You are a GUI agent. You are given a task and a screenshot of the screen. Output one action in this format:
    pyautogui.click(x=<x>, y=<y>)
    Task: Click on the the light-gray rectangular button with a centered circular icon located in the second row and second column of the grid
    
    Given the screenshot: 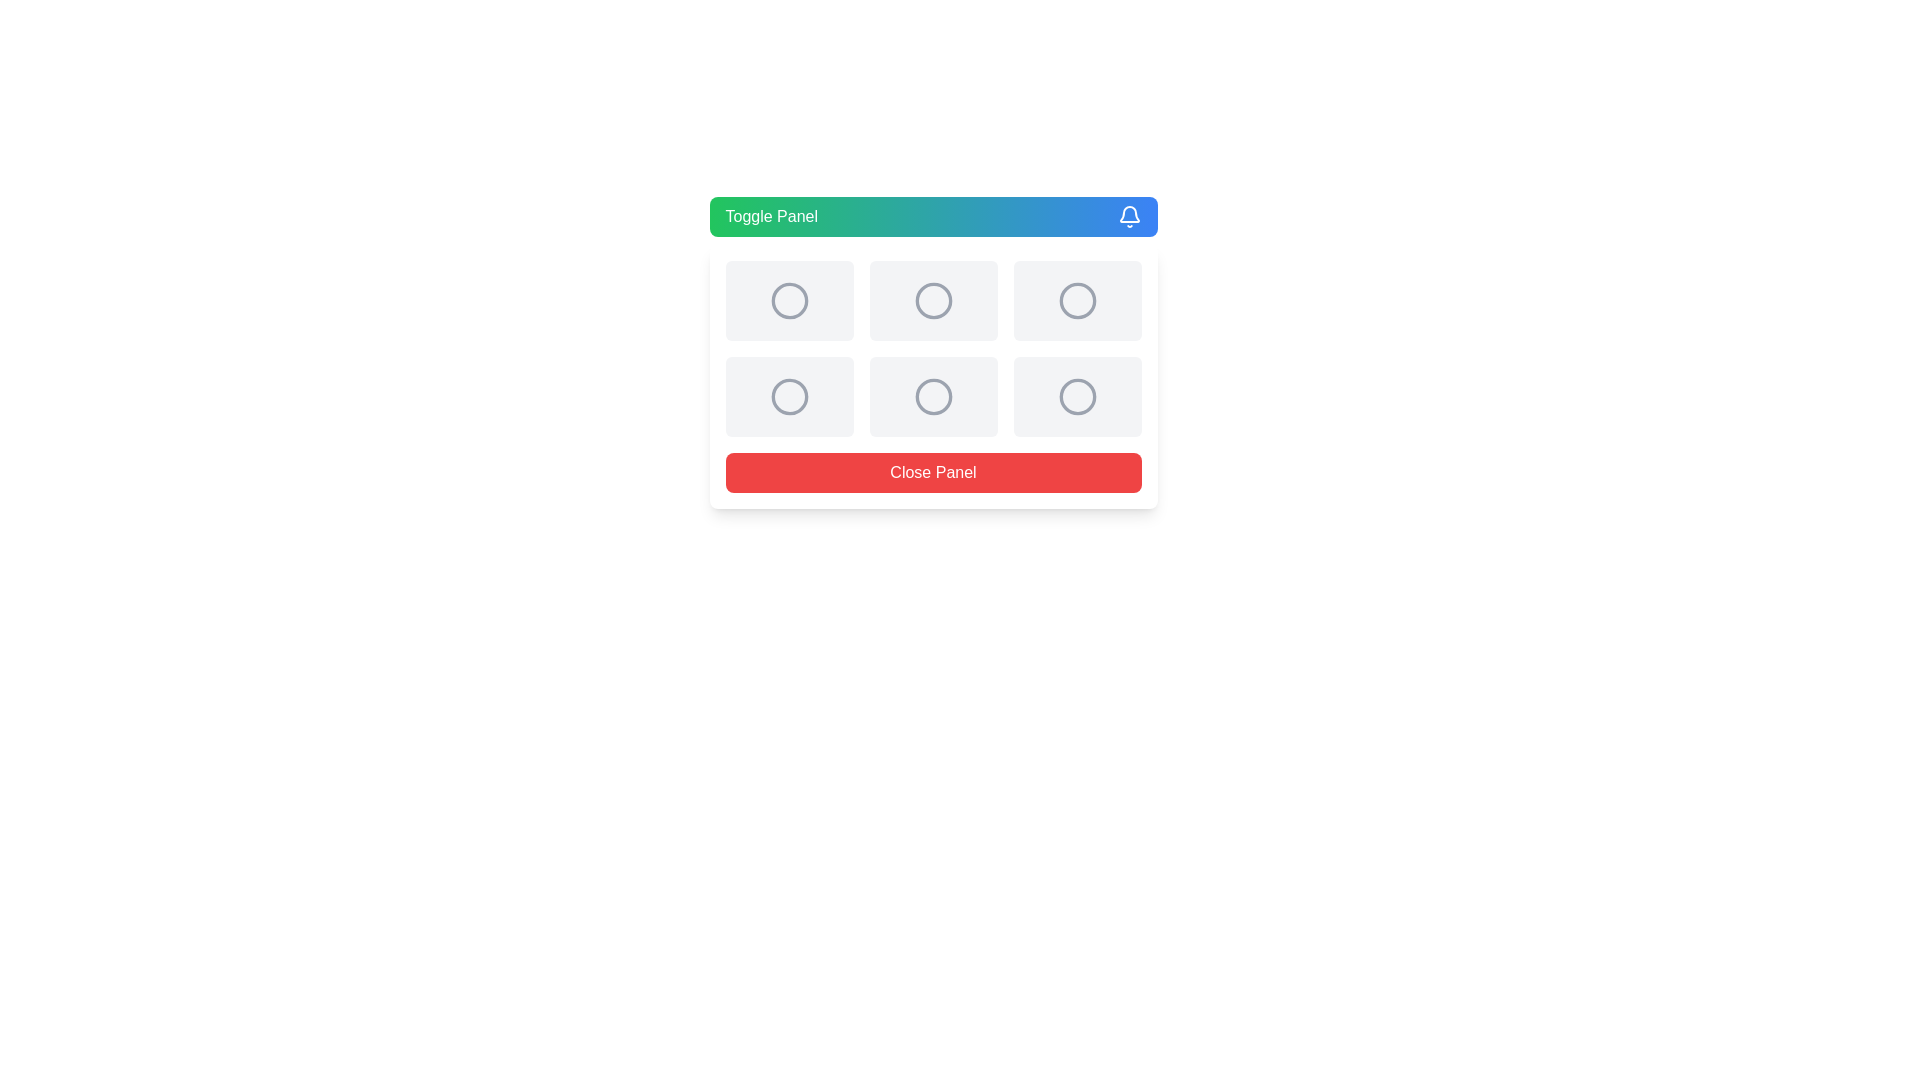 What is the action you would take?
    pyautogui.click(x=932, y=397)
    